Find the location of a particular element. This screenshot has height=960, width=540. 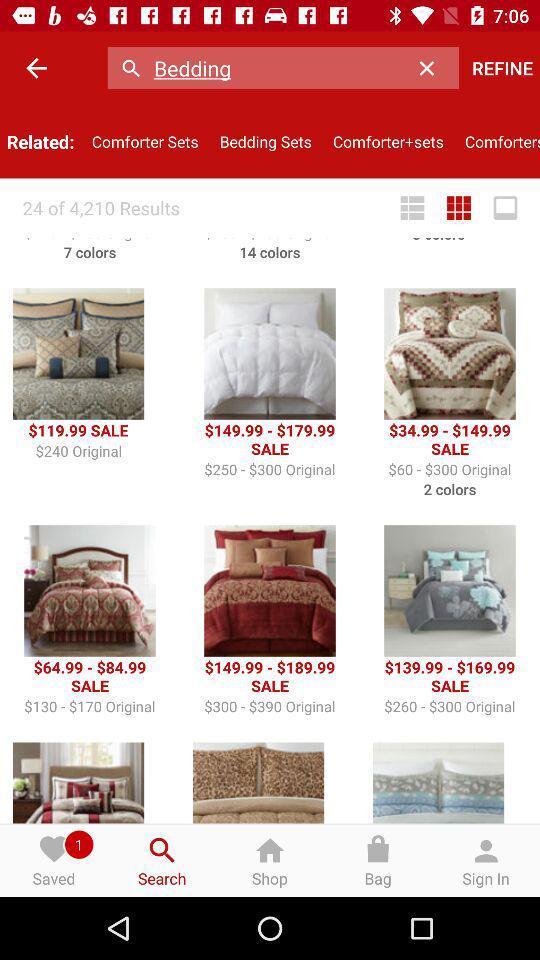

the icon next to comforter sets item is located at coordinates (265, 140).